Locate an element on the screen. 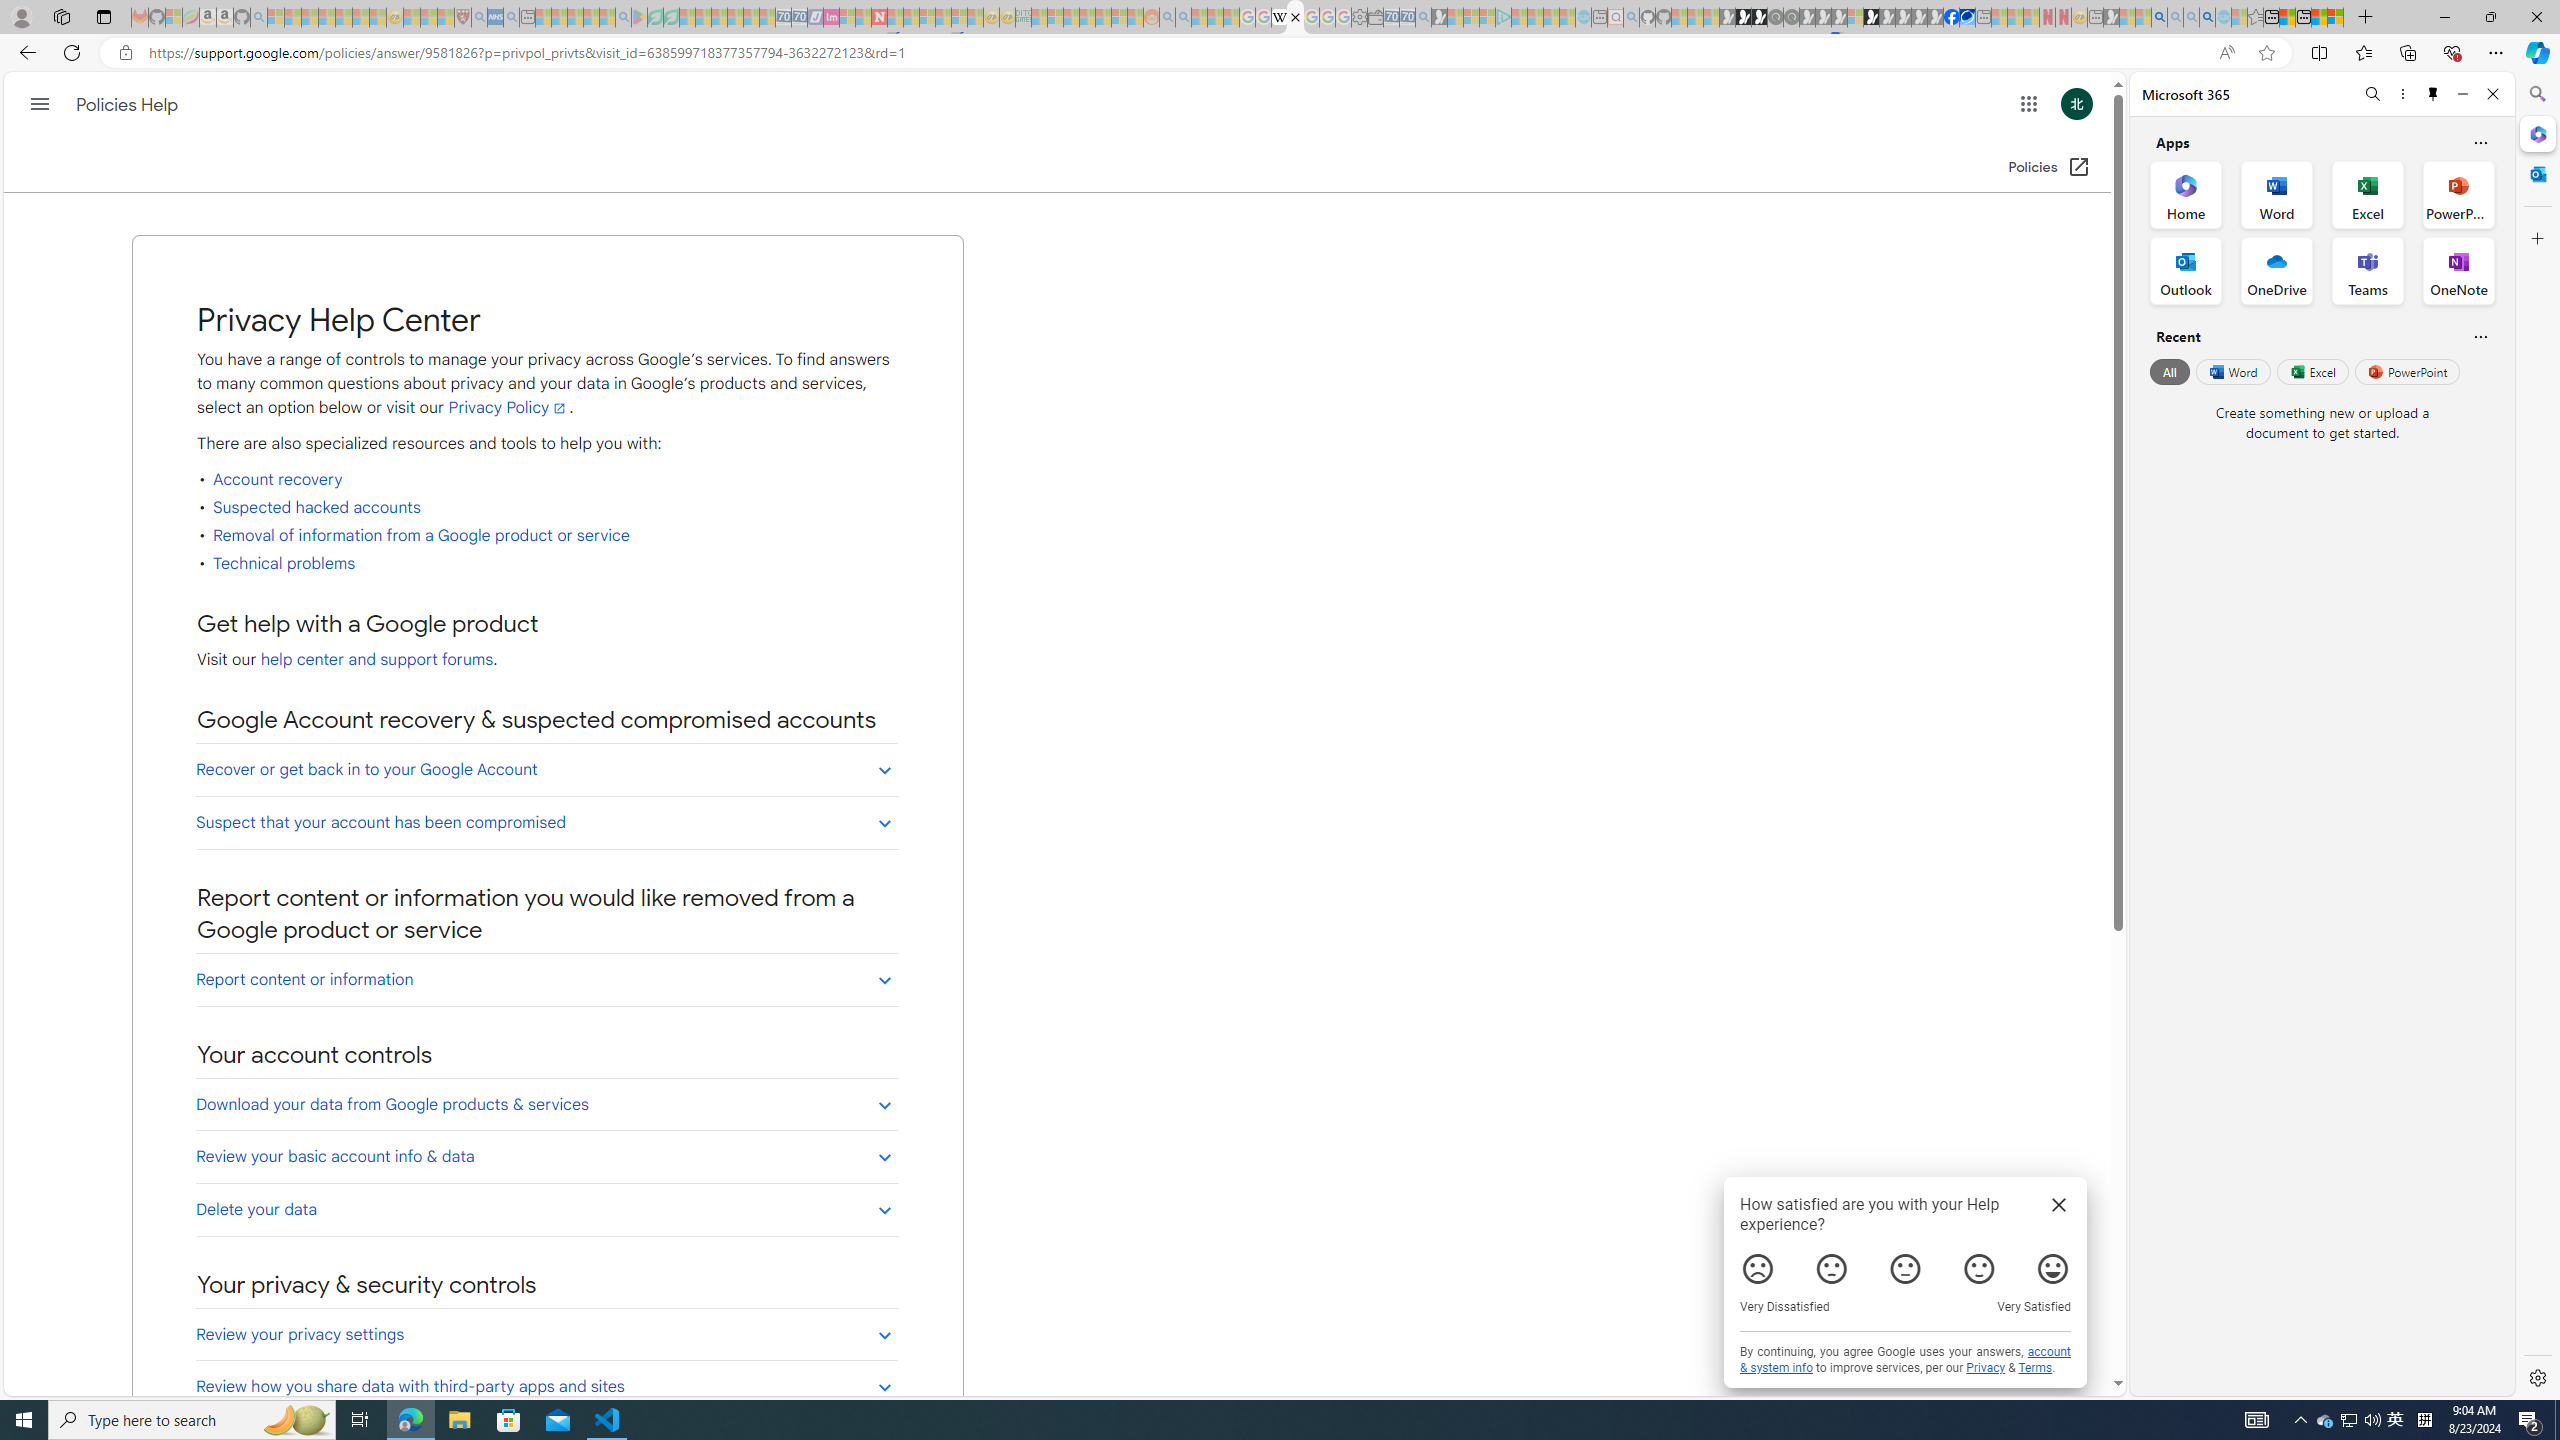 The width and height of the screenshot is (2560, 1440). 'Home Office App' is located at coordinates (2185, 195).